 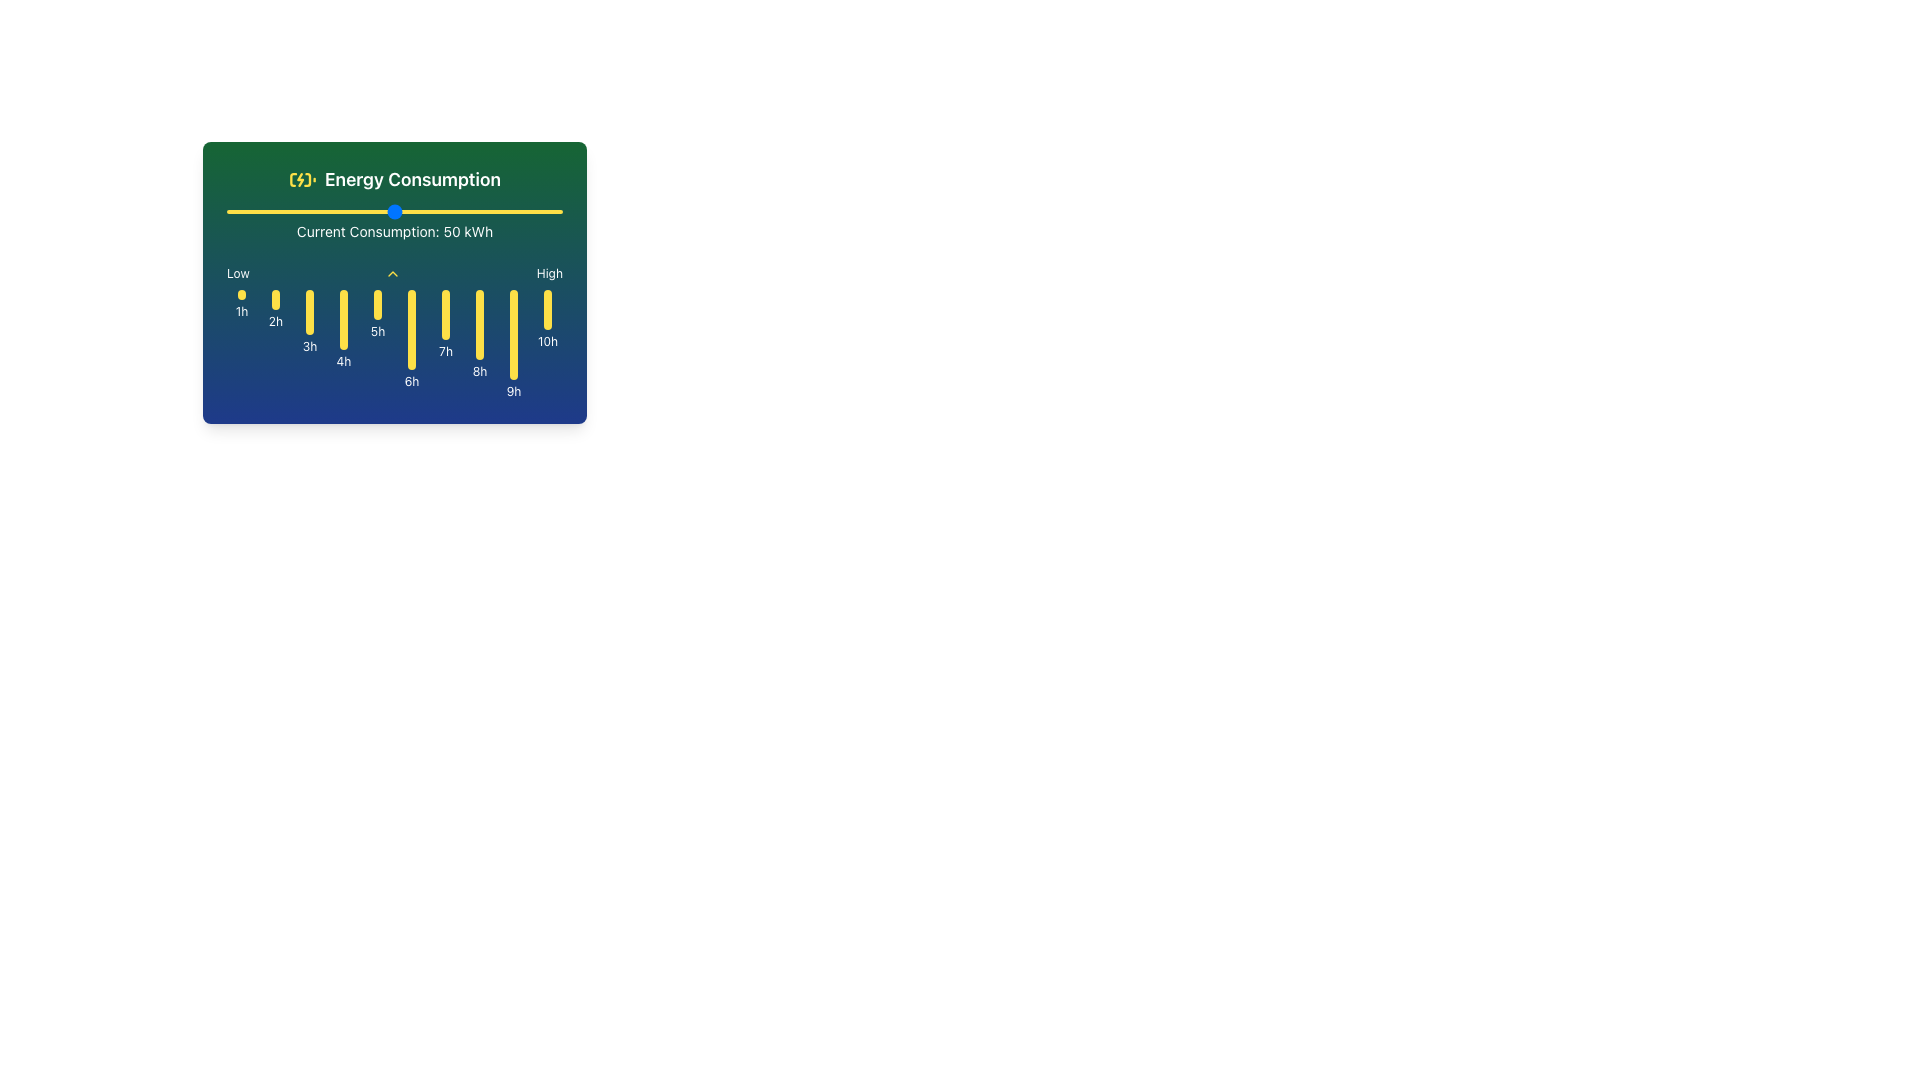 I want to click on the energy consumption slider, so click(x=289, y=213).